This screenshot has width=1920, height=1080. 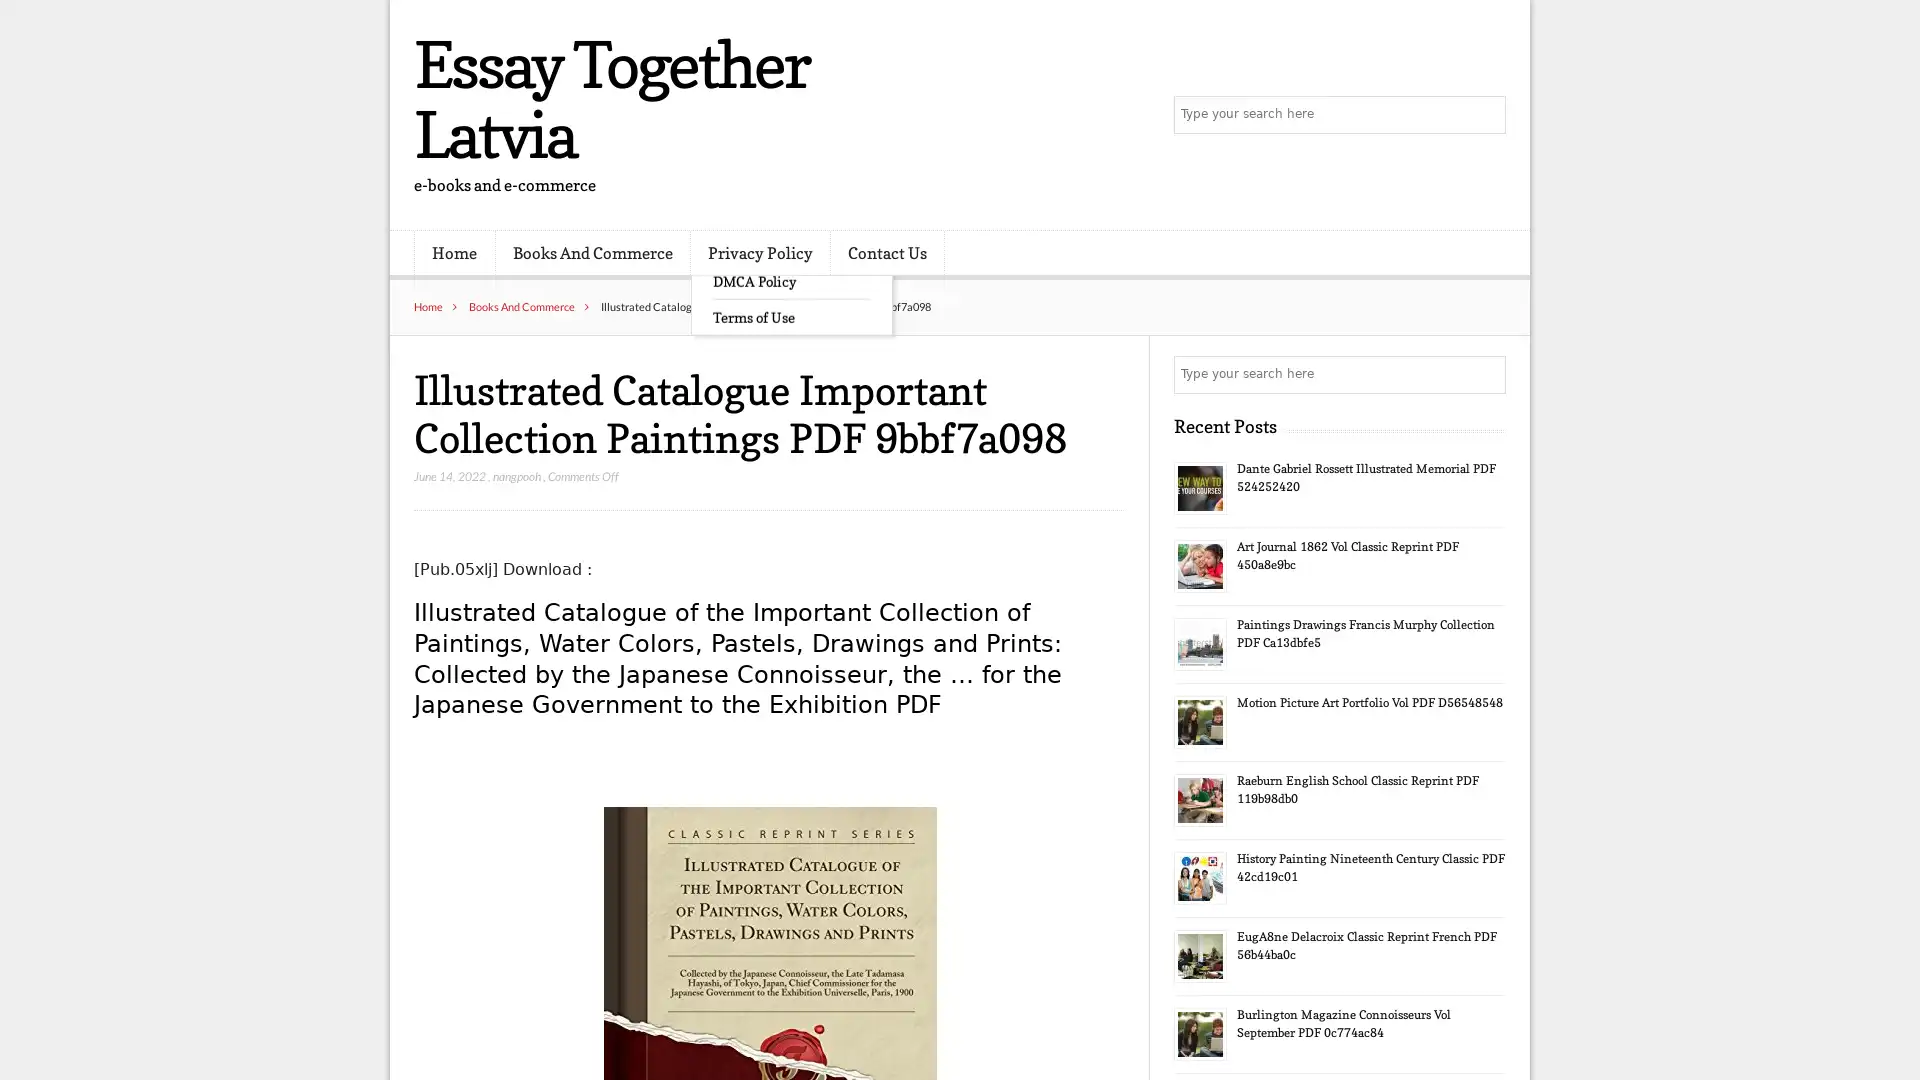 I want to click on Search, so click(x=1485, y=115).